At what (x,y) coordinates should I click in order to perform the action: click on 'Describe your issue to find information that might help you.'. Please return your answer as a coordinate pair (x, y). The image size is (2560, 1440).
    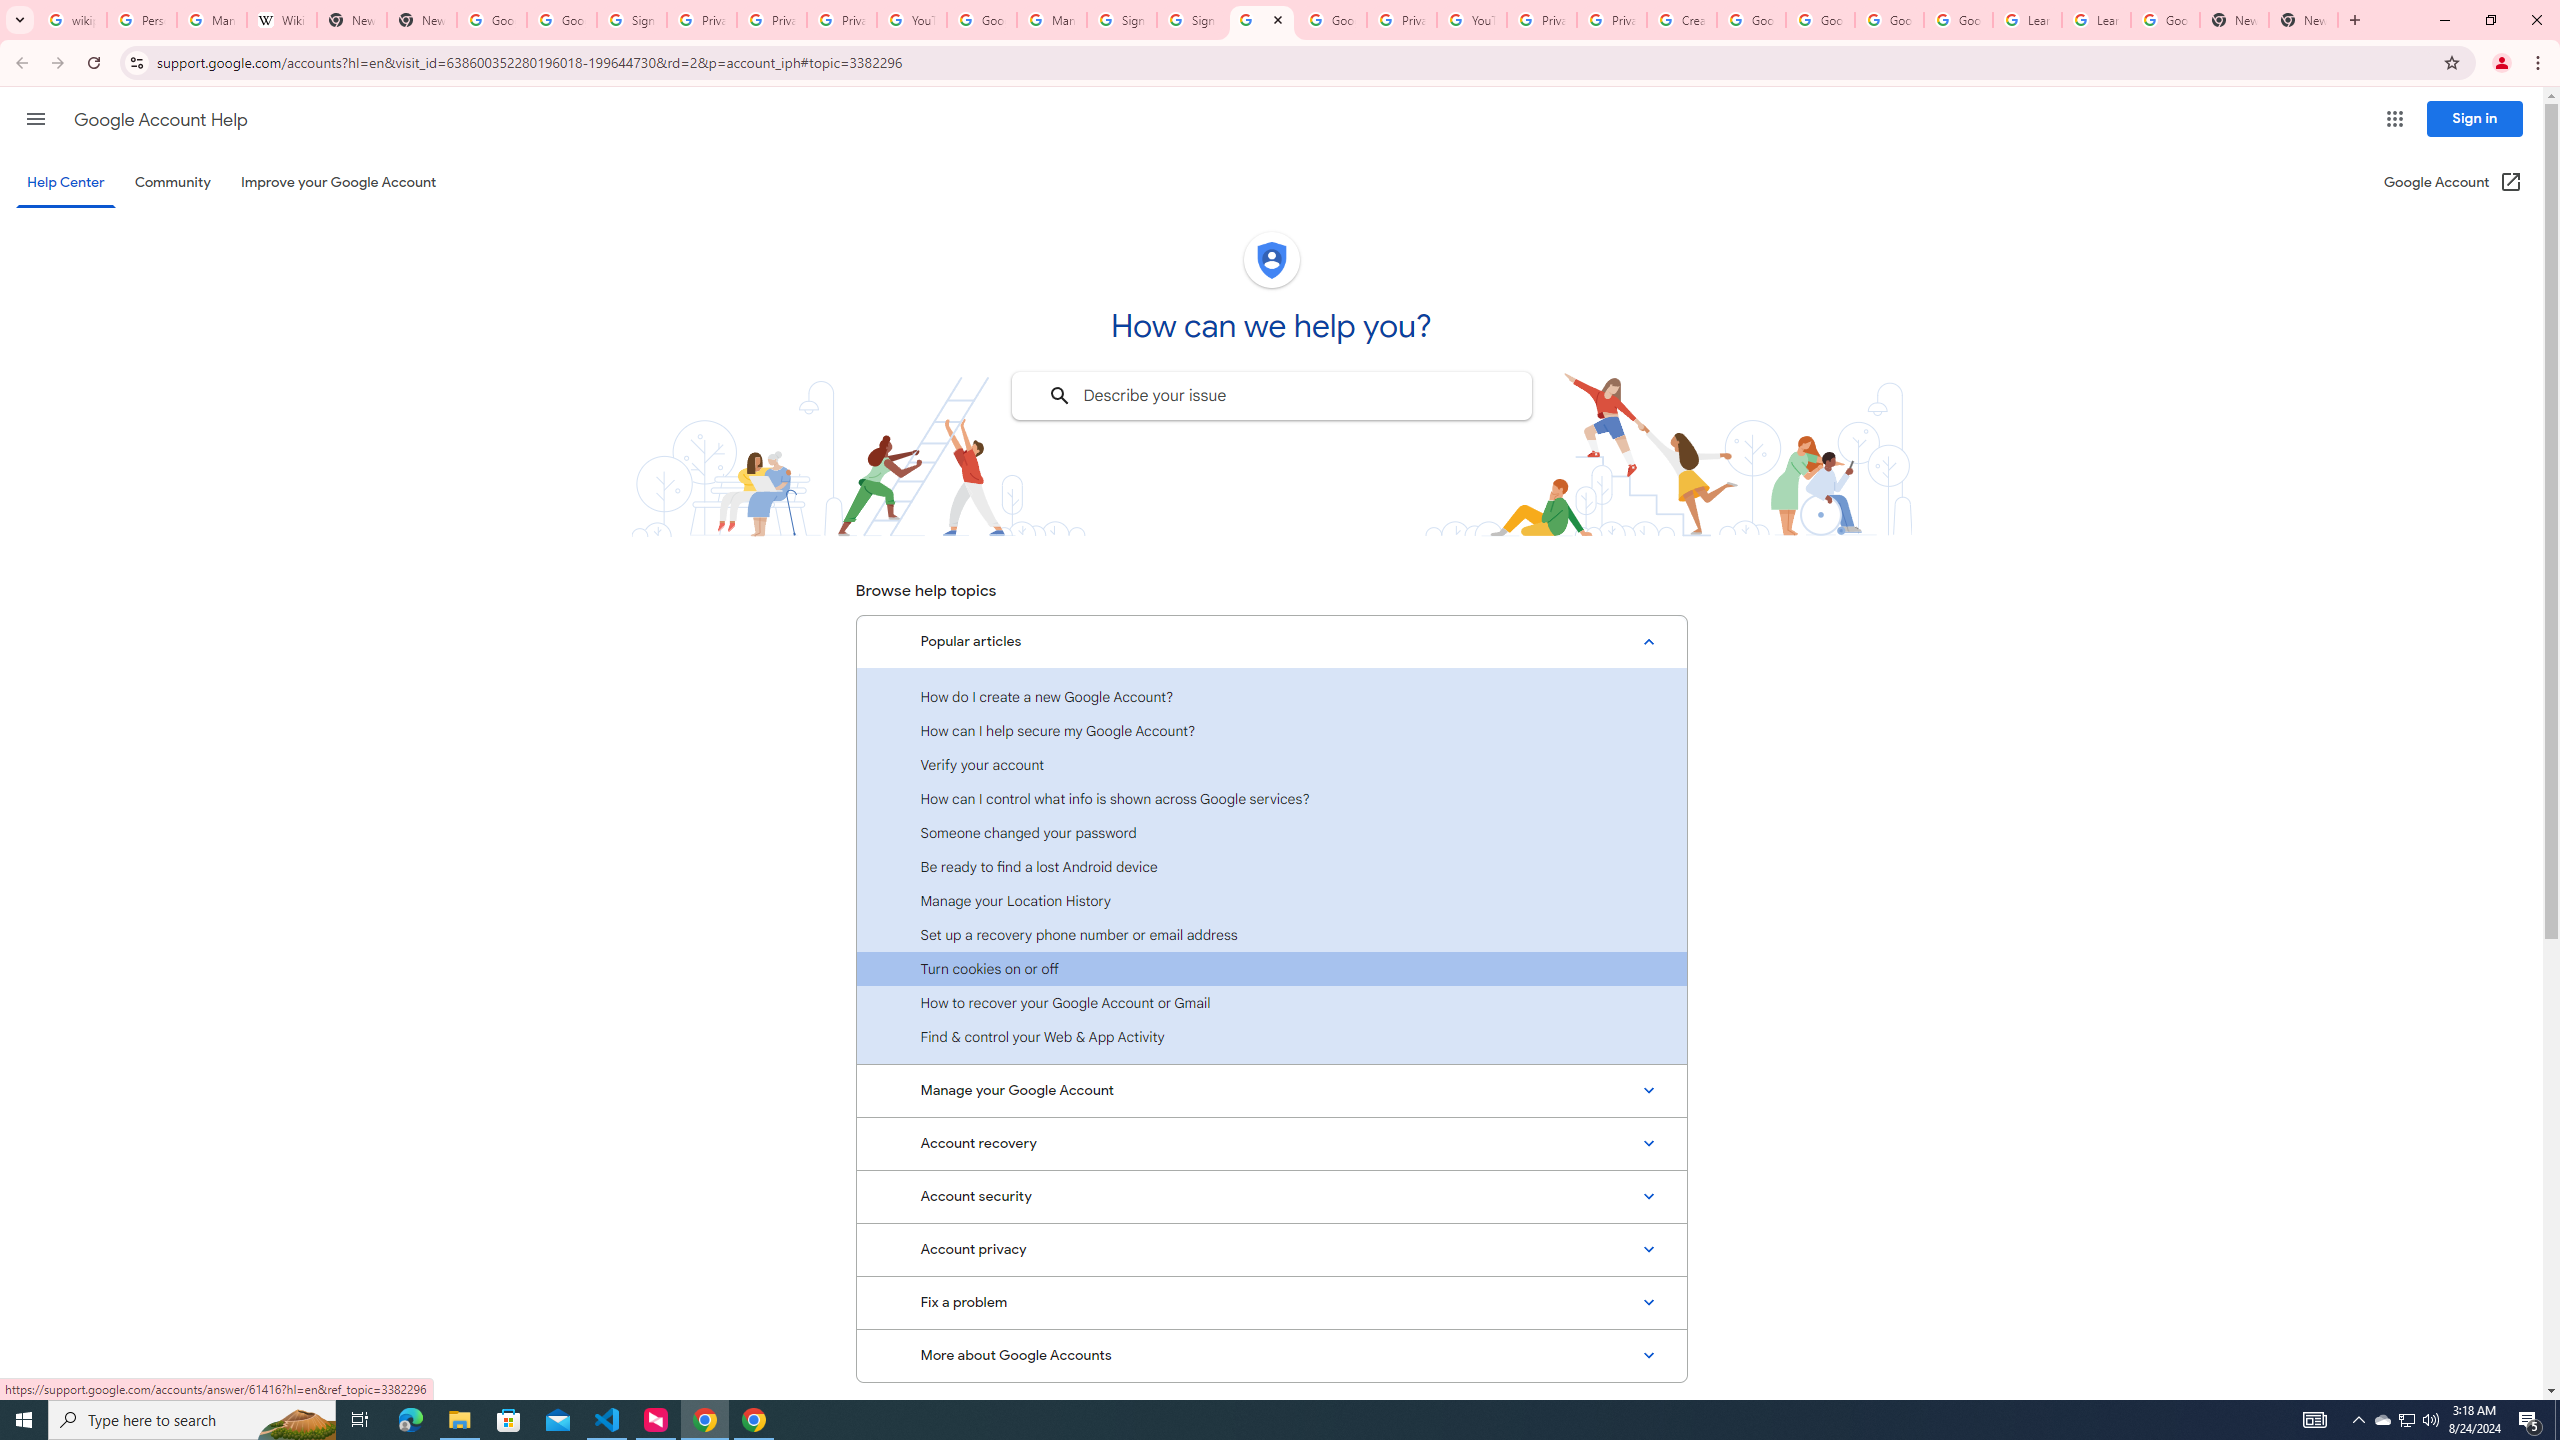
    Looking at the image, I should click on (1271, 395).